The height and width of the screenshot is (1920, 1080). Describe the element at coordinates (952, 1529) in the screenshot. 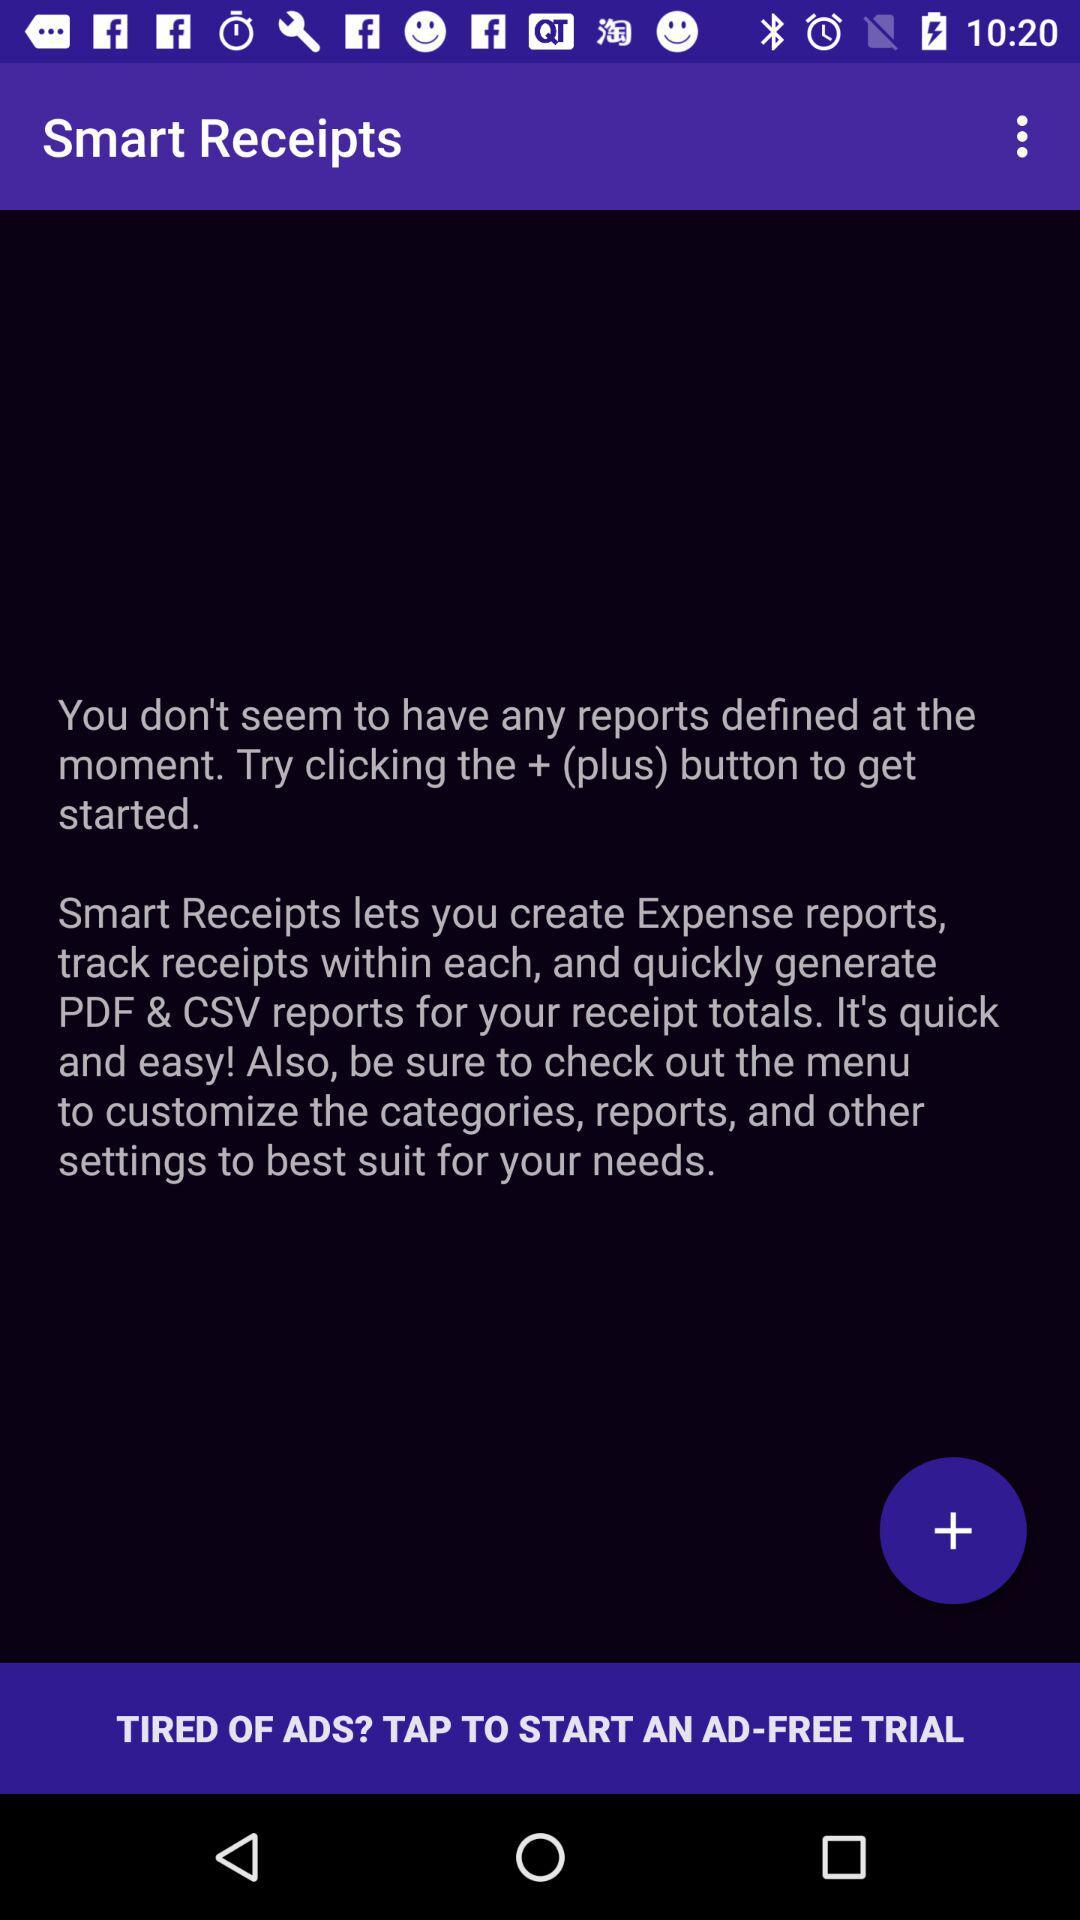

I see `the add icon` at that location.